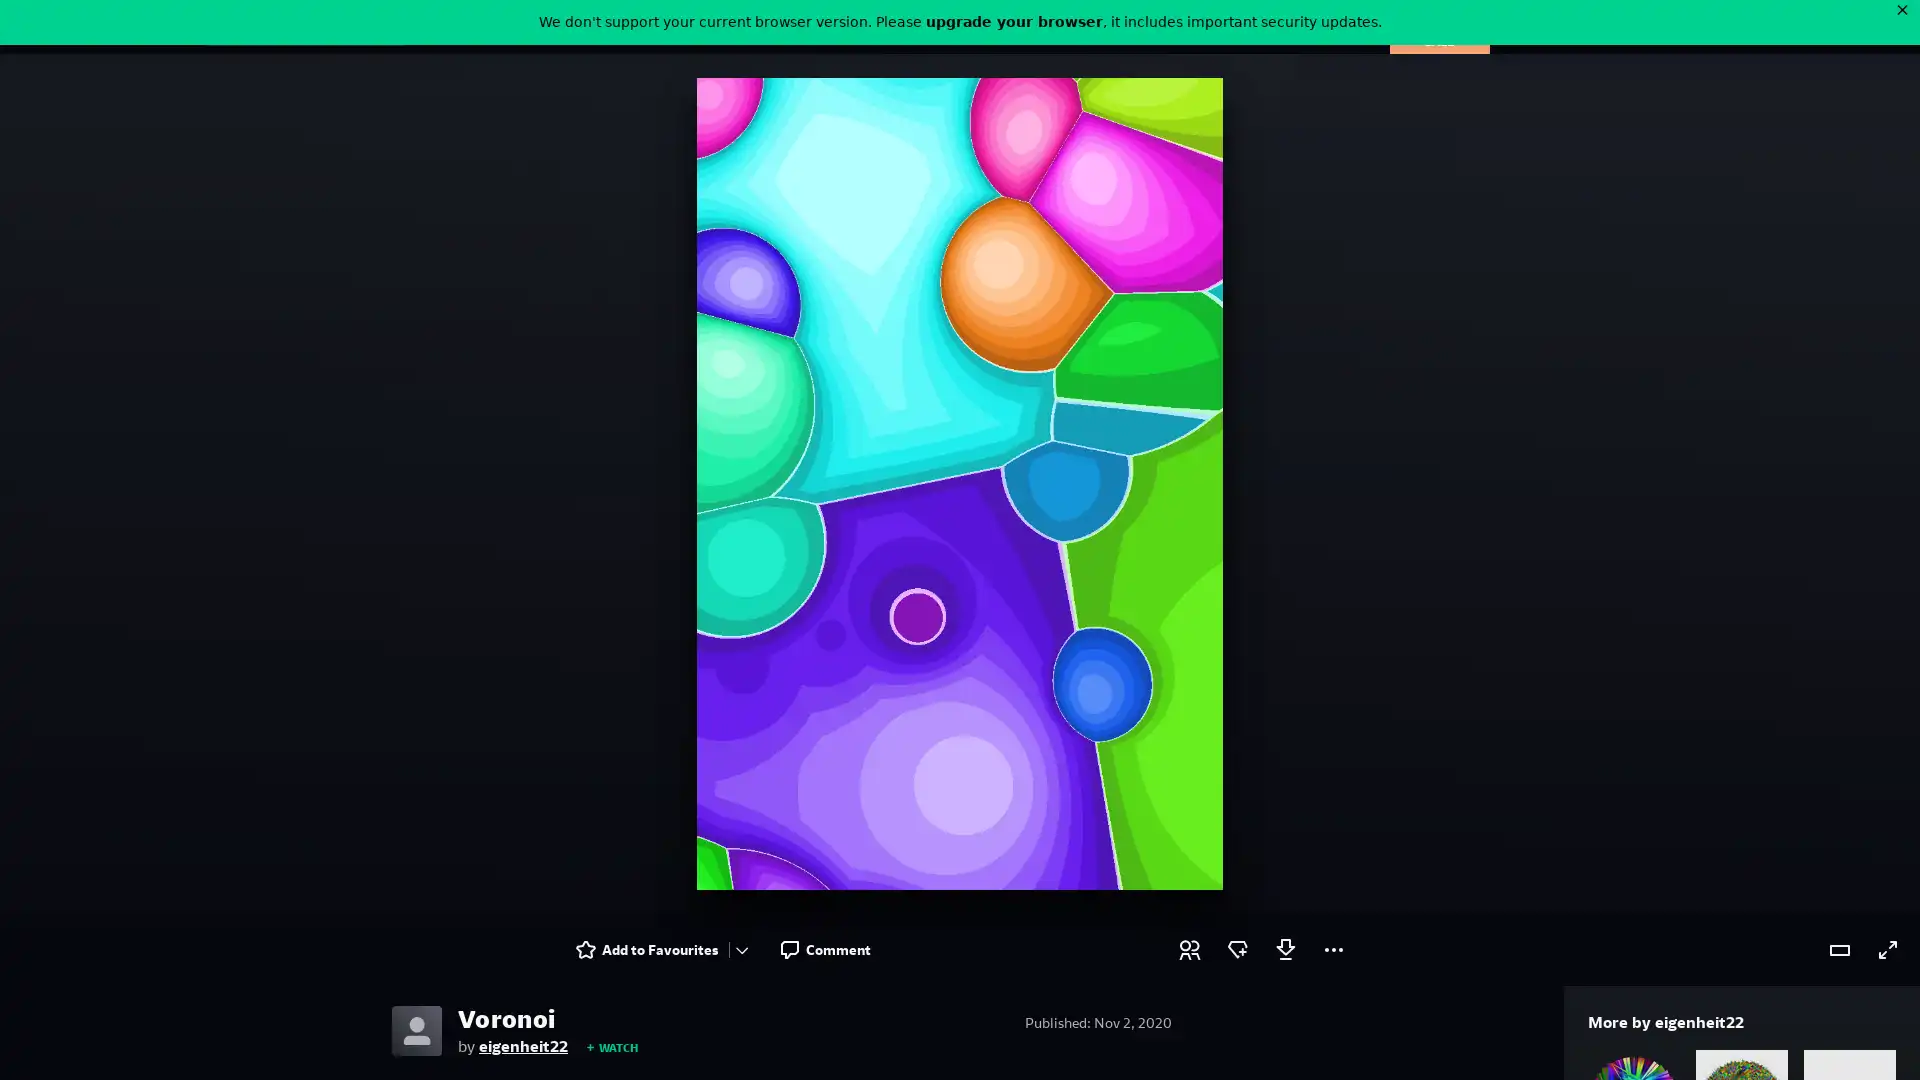 Image resolution: width=1920 pixels, height=1080 pixels. I want to click on WATCH, so click(610, 1045).